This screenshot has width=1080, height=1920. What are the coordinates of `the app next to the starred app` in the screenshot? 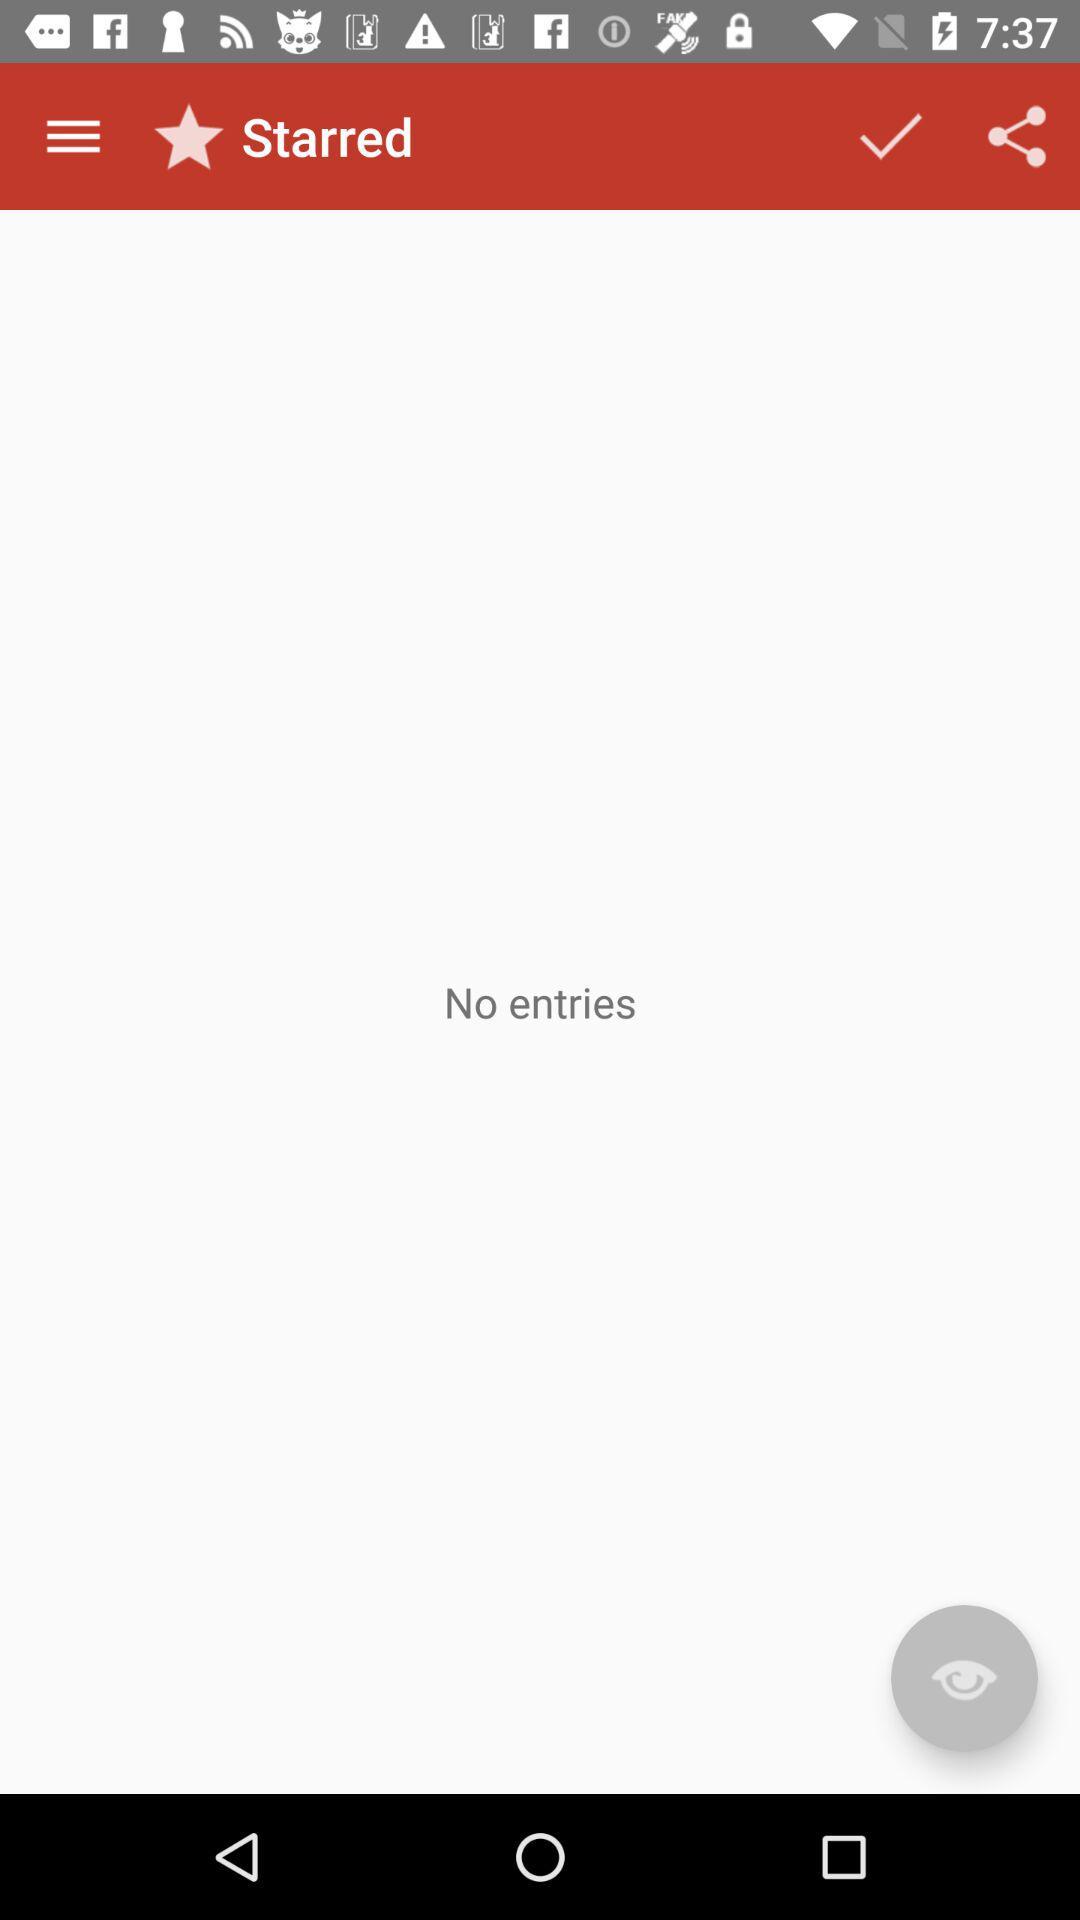 It's located at (890, 135).